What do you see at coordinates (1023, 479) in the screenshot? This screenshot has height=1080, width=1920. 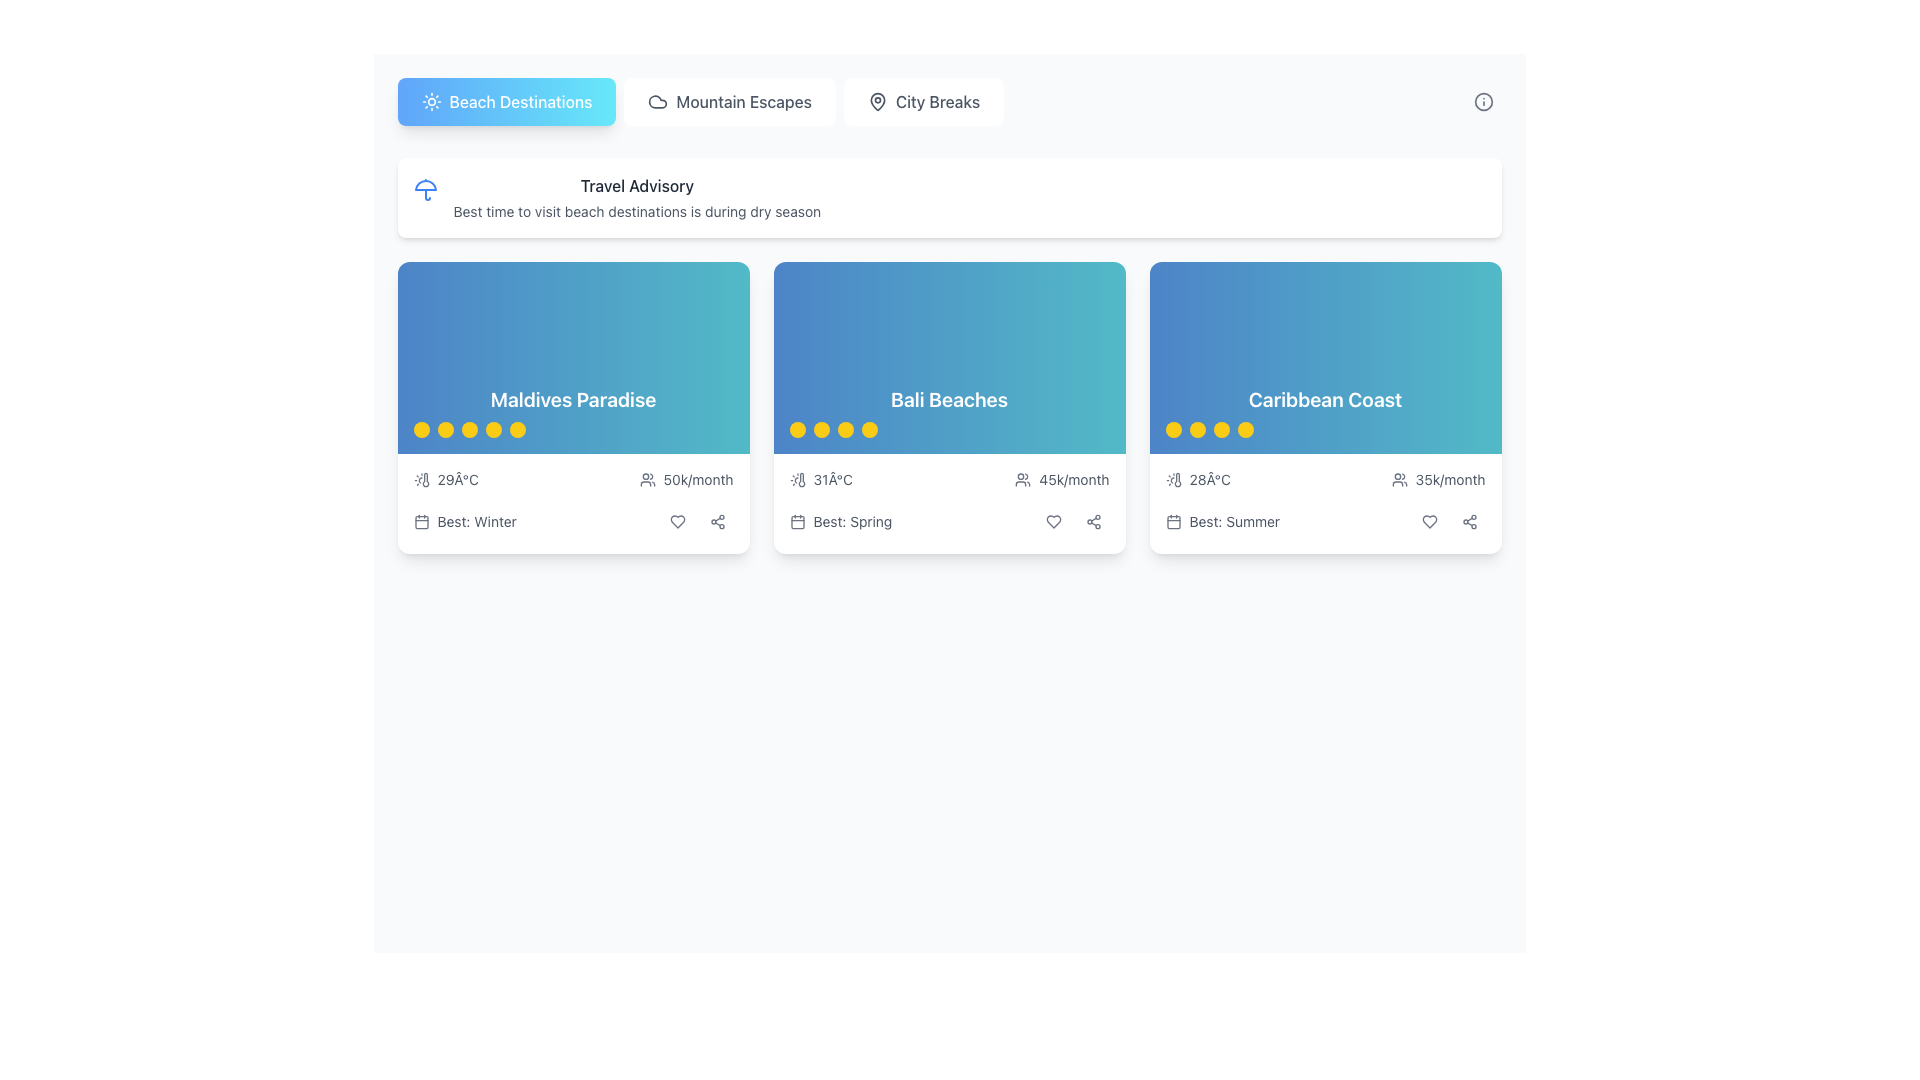 I see `the user icon SVG graphic located in the 'Bali Beaches' card, which is styled with 'text-gray-500' and appears before the text '45k/month'` at bounding box center [1023, 479].